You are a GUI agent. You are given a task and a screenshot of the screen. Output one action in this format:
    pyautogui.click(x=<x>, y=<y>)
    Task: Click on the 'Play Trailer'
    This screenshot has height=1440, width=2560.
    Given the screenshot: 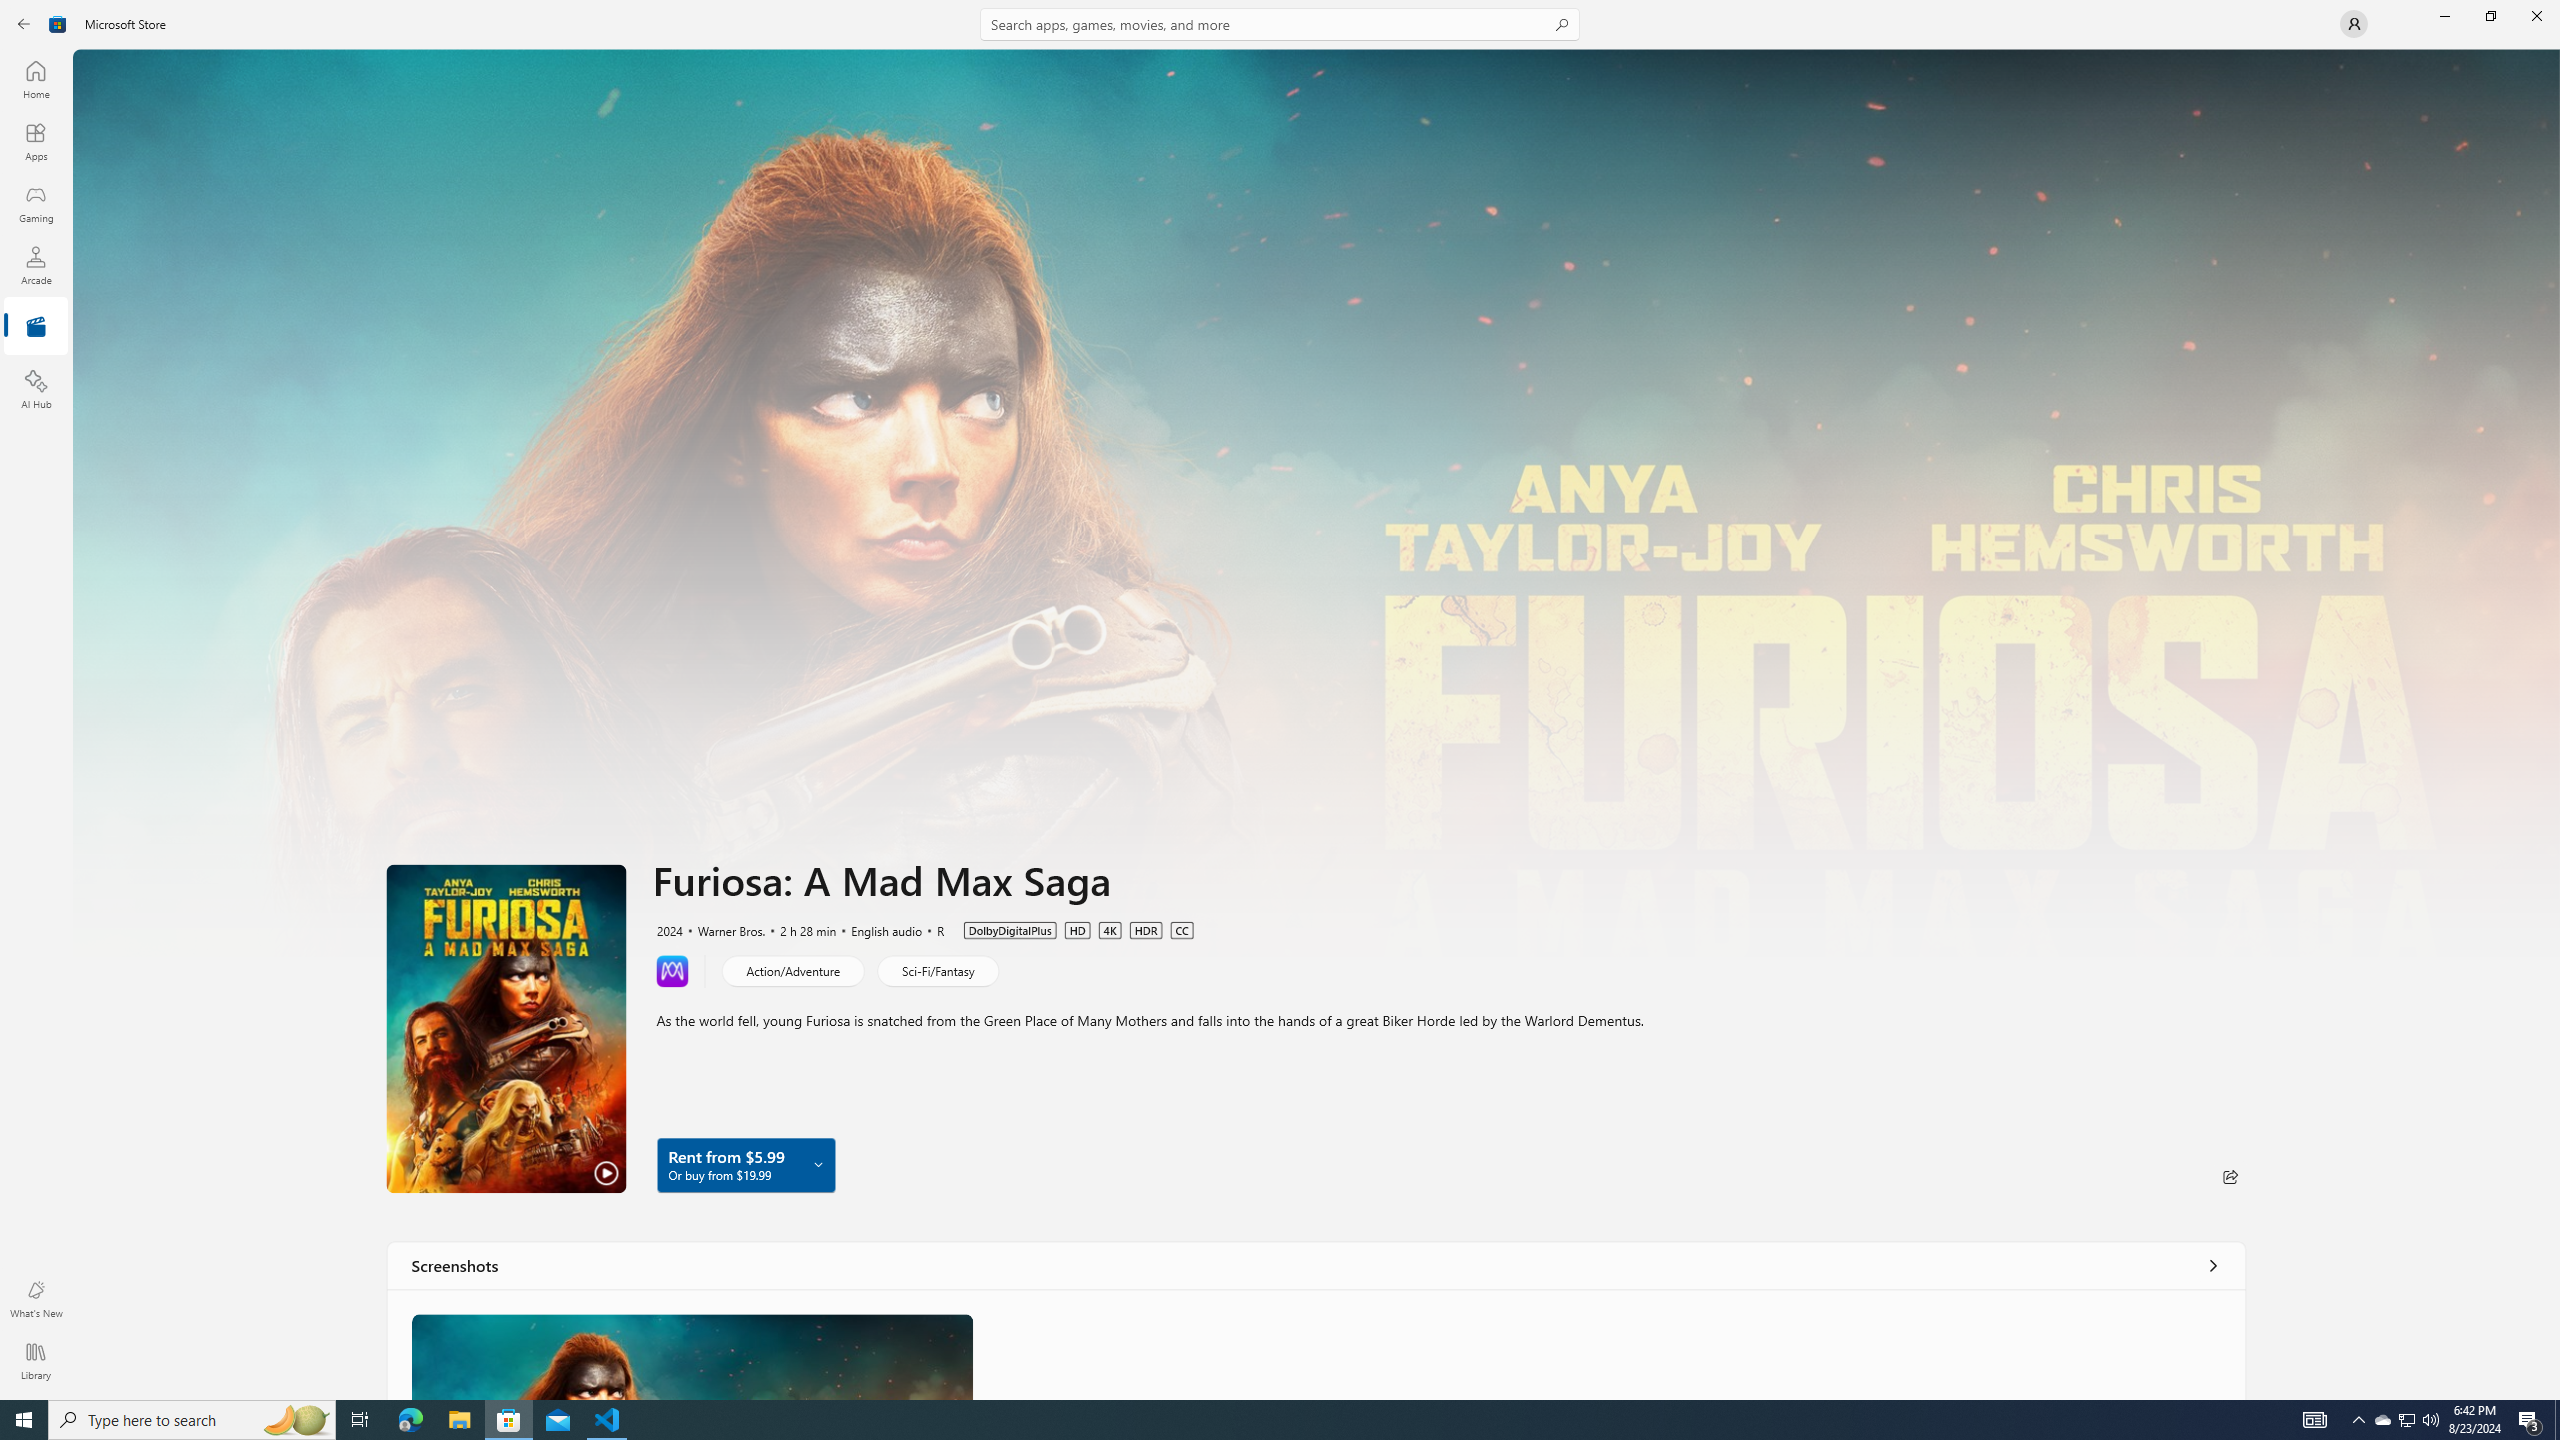 What is the action you would take?
    pyautogui.click(x=505, y=1027)
    